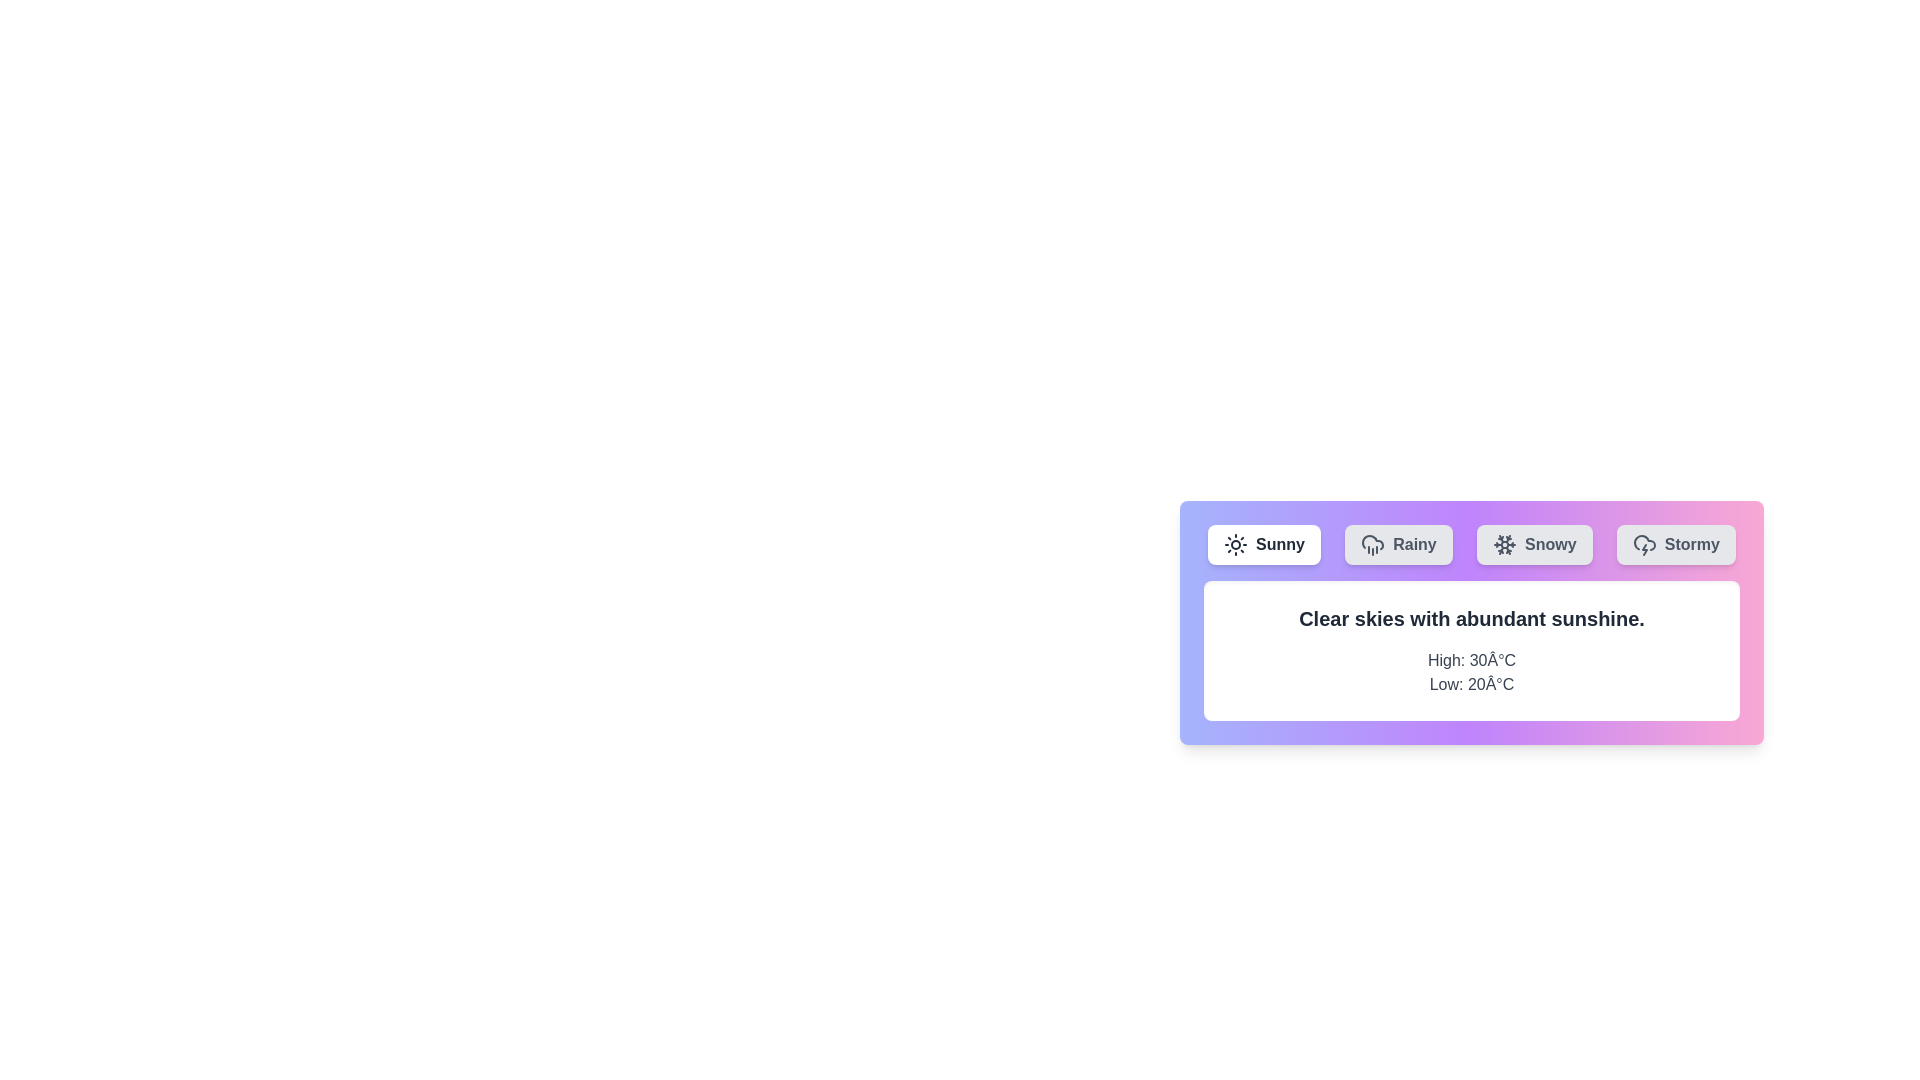 The height and width of the screenshot is (1080, 1920). Describe the element at coordinates (1397, 544) in the screenshot. I see `the weather tab labeled Rainy` at that location.